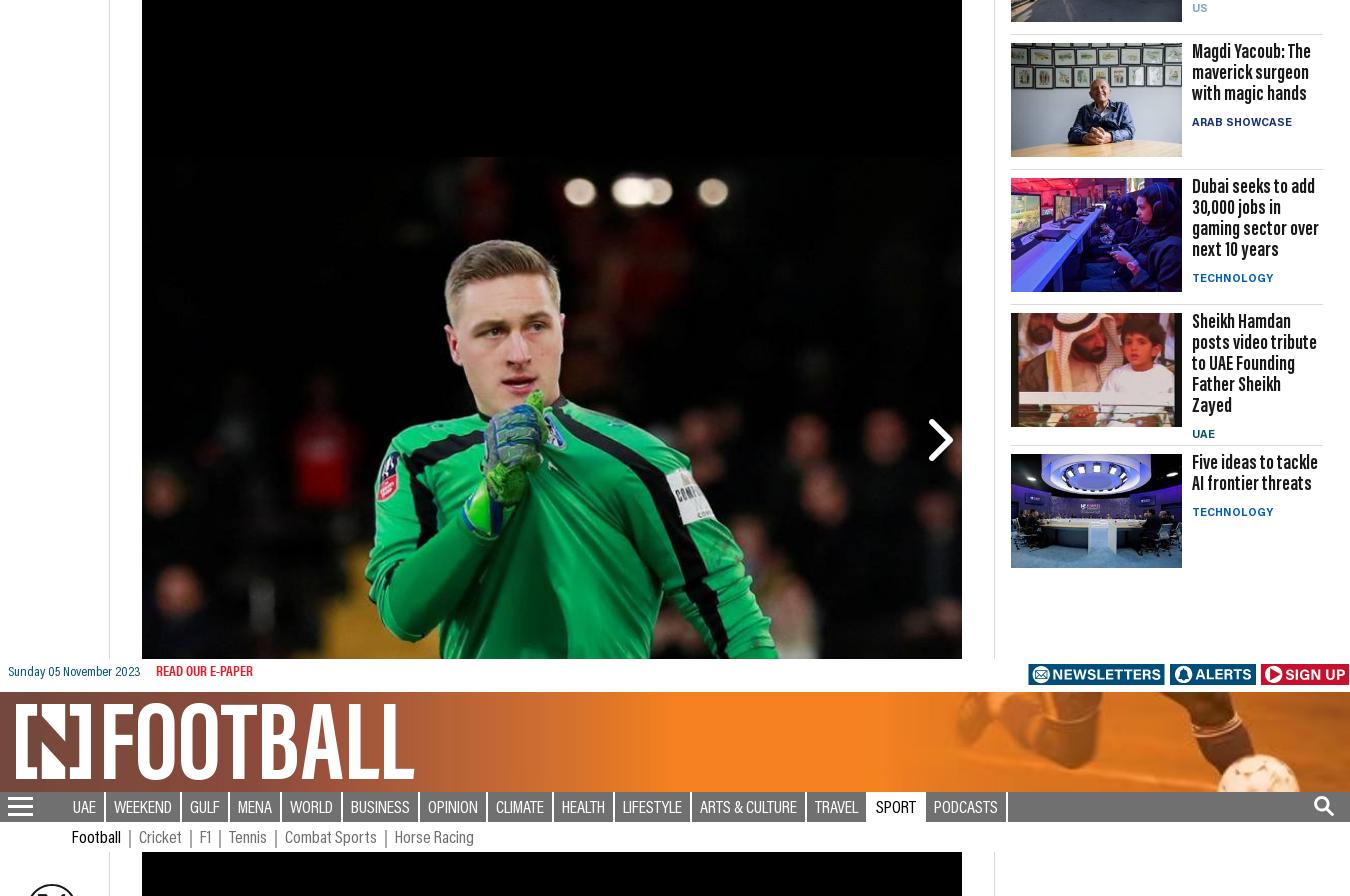 Image resolution: width=1350 pixels, height=896 pixels. I want to click on 'Economy', so click(555, 770).